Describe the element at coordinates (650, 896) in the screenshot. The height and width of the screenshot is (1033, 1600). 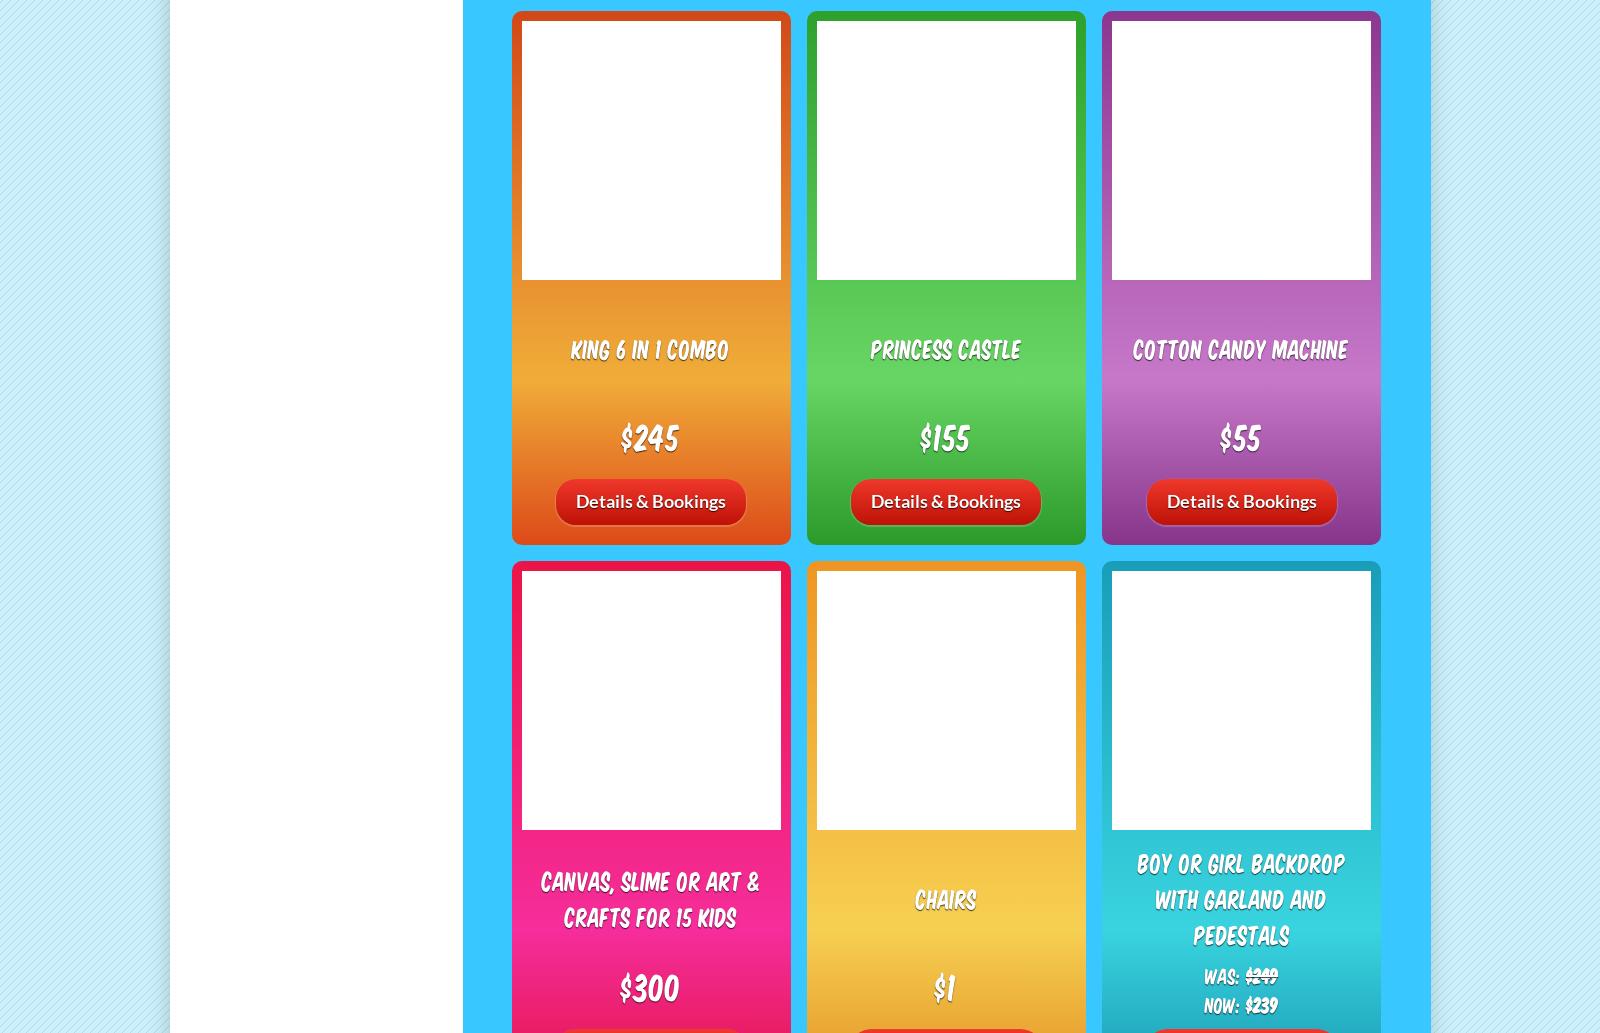
I see `'Canvas, Slime or Art & Crafts for 15 Kids'` at that location.